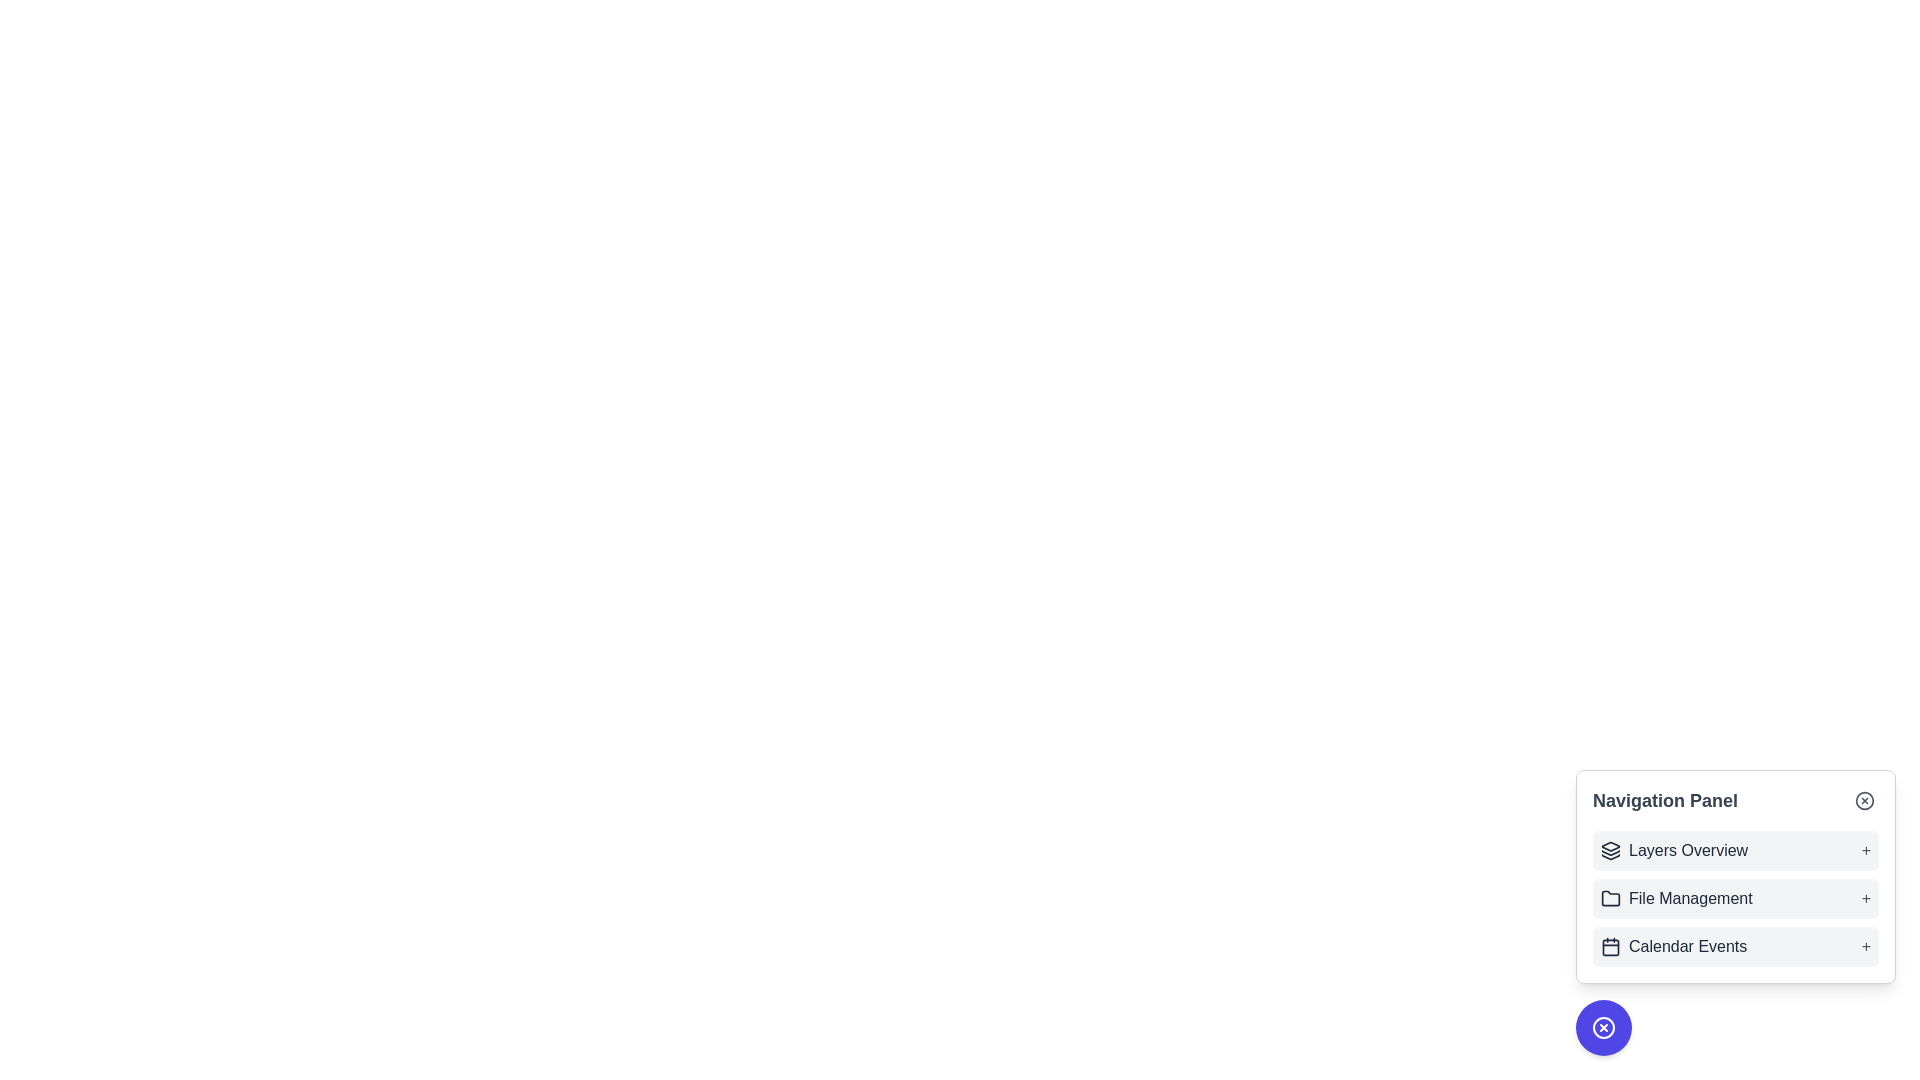 This screenshot has width=1920, height=1080. Describe the element at coordinates (1676, 897) in the screenshot. I see `the 'File Management' navigational link, which is the second item in the navigation panel, accompanied by a folder icon` at that location.